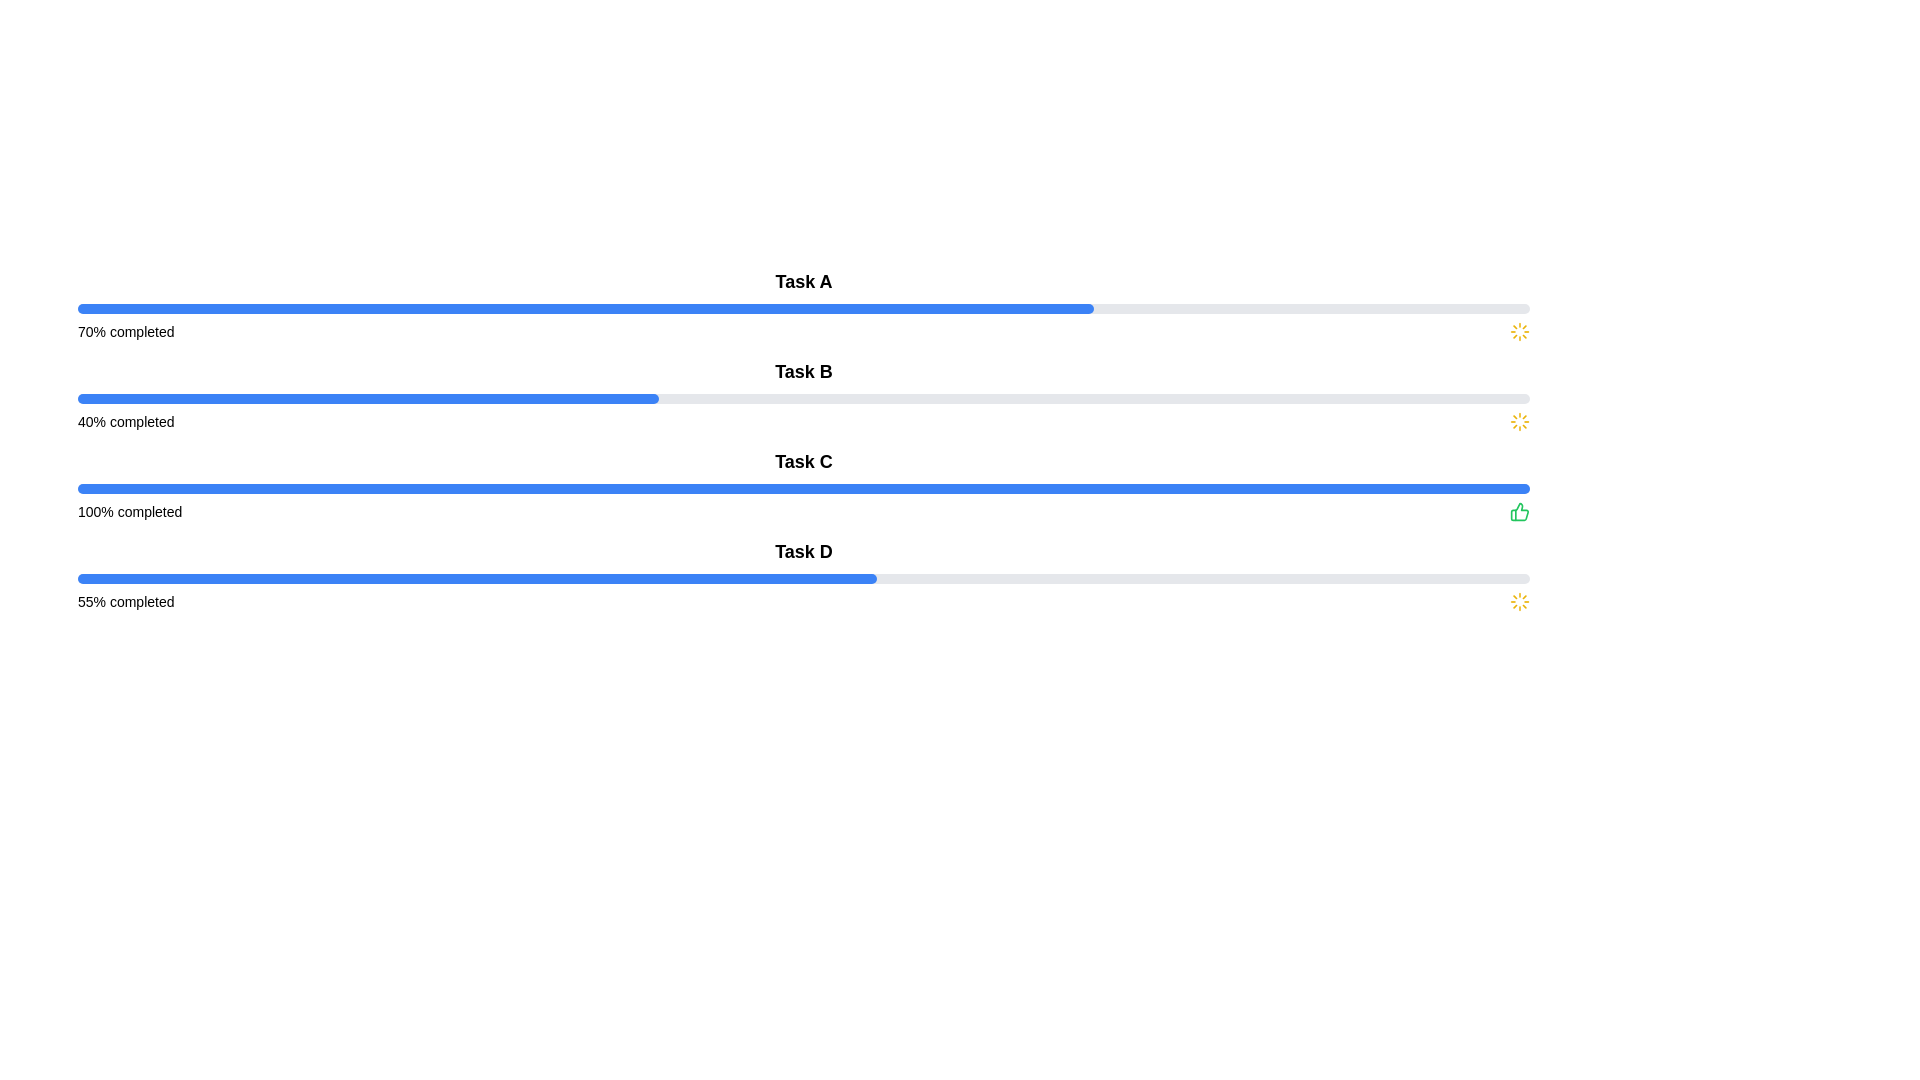 The height and width of the screenshot is (1080, 1920). Describe the element at coordinates (125, 330) in the screenshot. I see `the Label displaying the current completion status for 'Task A'` at that location.